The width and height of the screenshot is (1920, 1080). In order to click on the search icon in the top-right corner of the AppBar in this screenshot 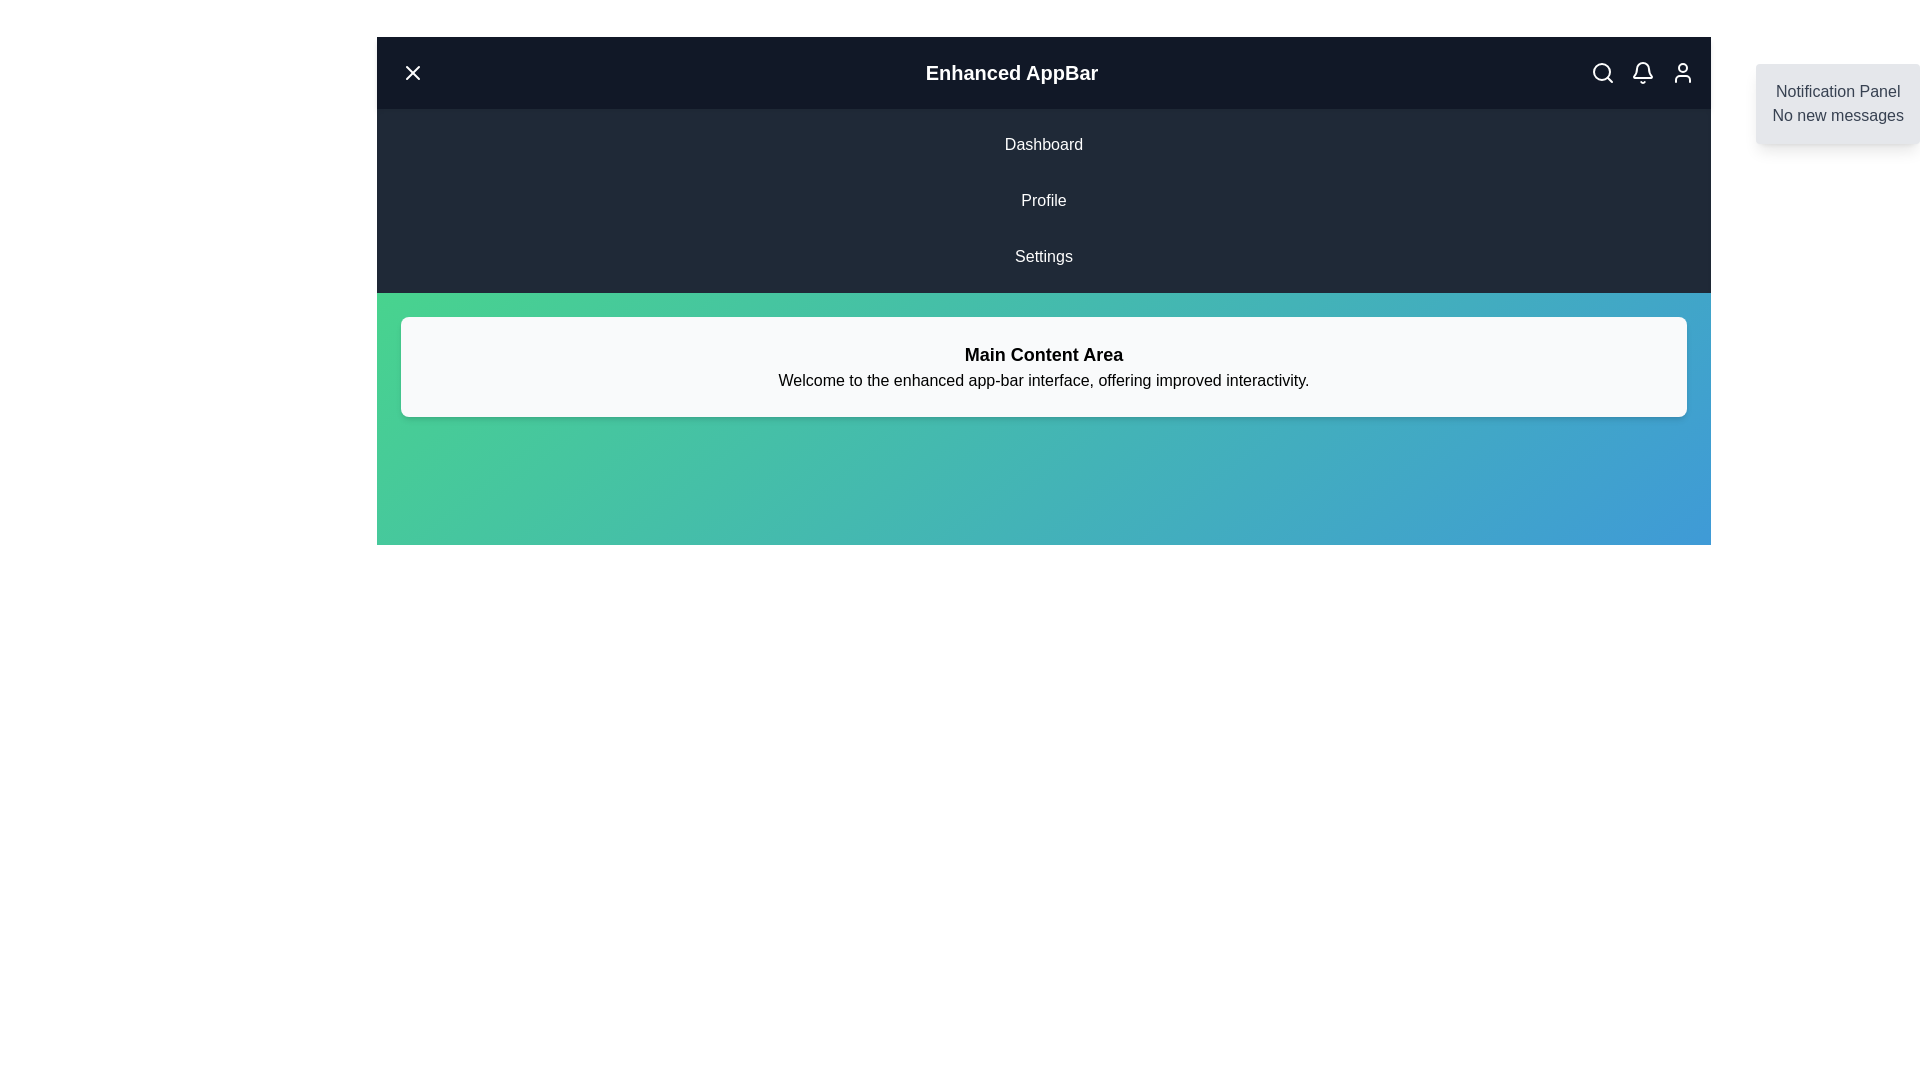, I will do `click(1603, 72)`.